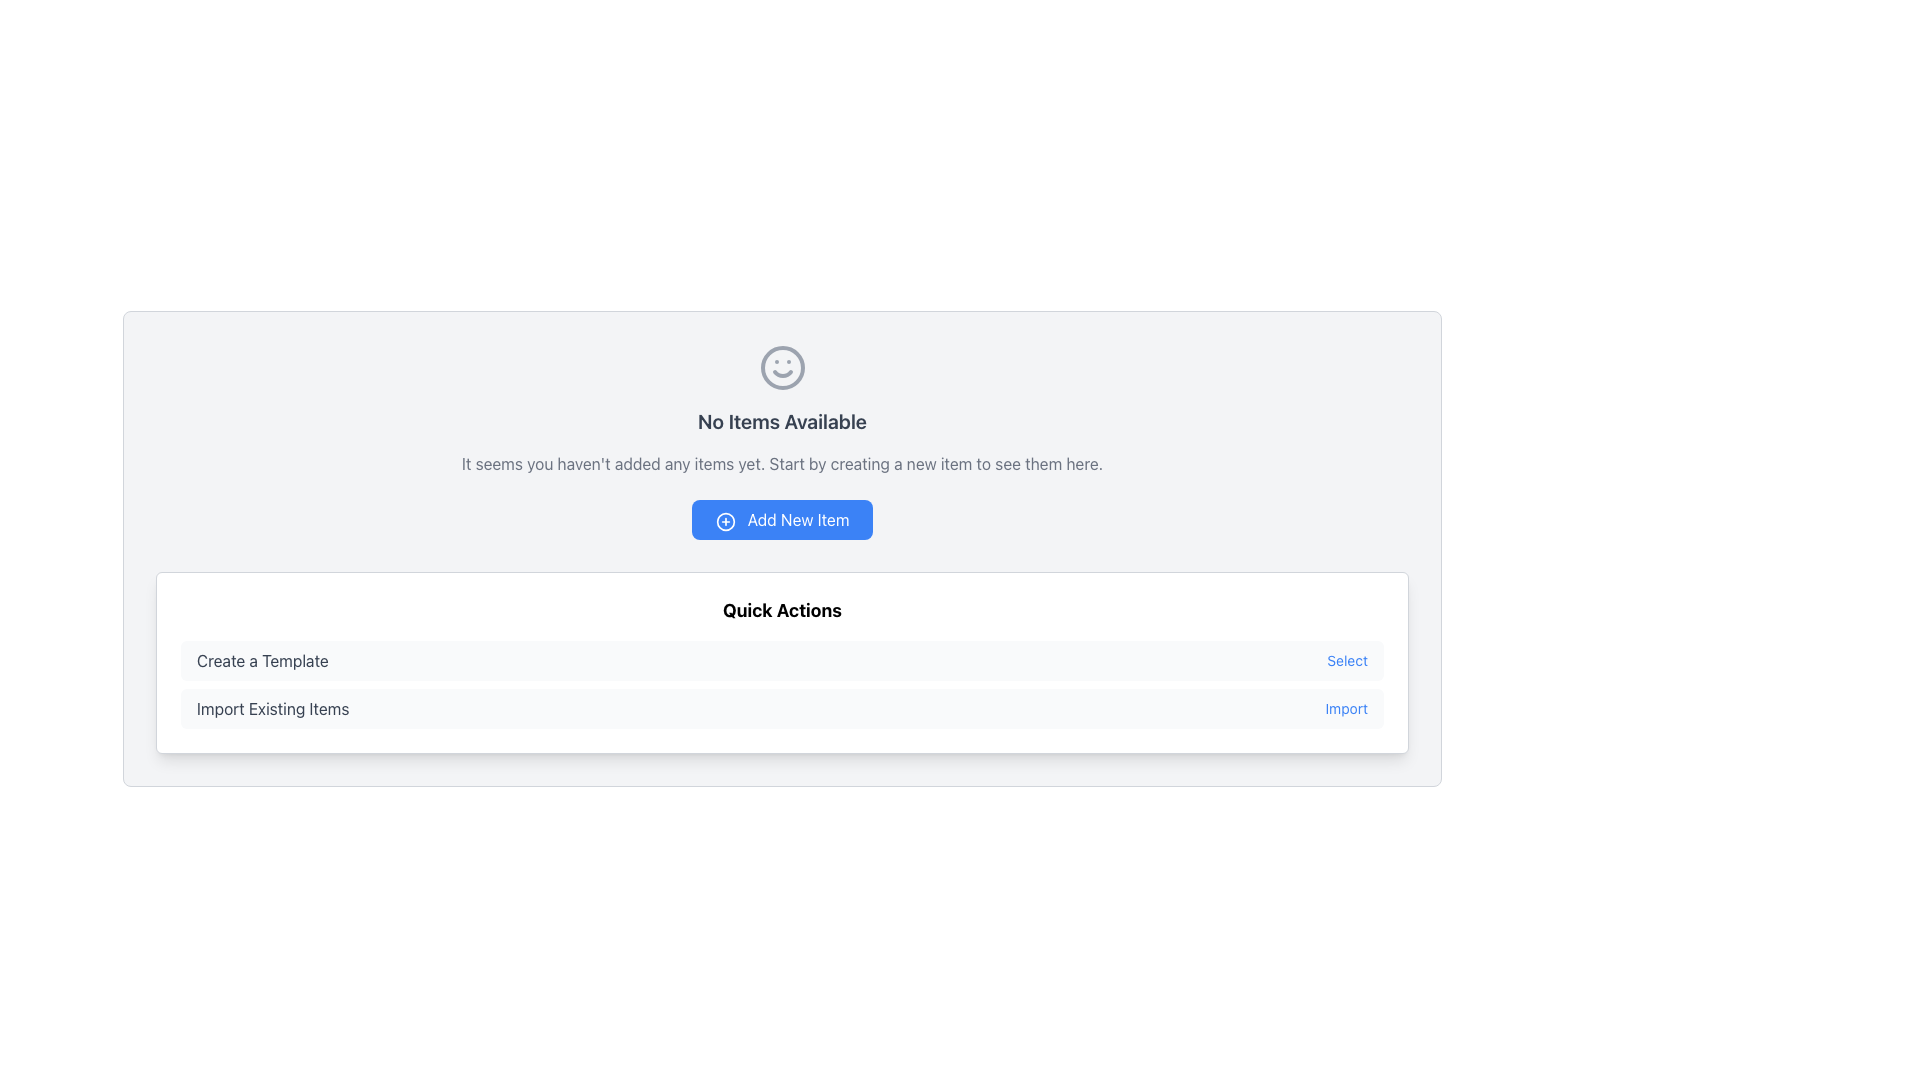 This screenshot has height=1080, width=1920. Describe the element at coordinates (781, 519) in the screenshot. I see `the blue 'Add New Item' button with a white '+' icon to initiate item creation` at that location.